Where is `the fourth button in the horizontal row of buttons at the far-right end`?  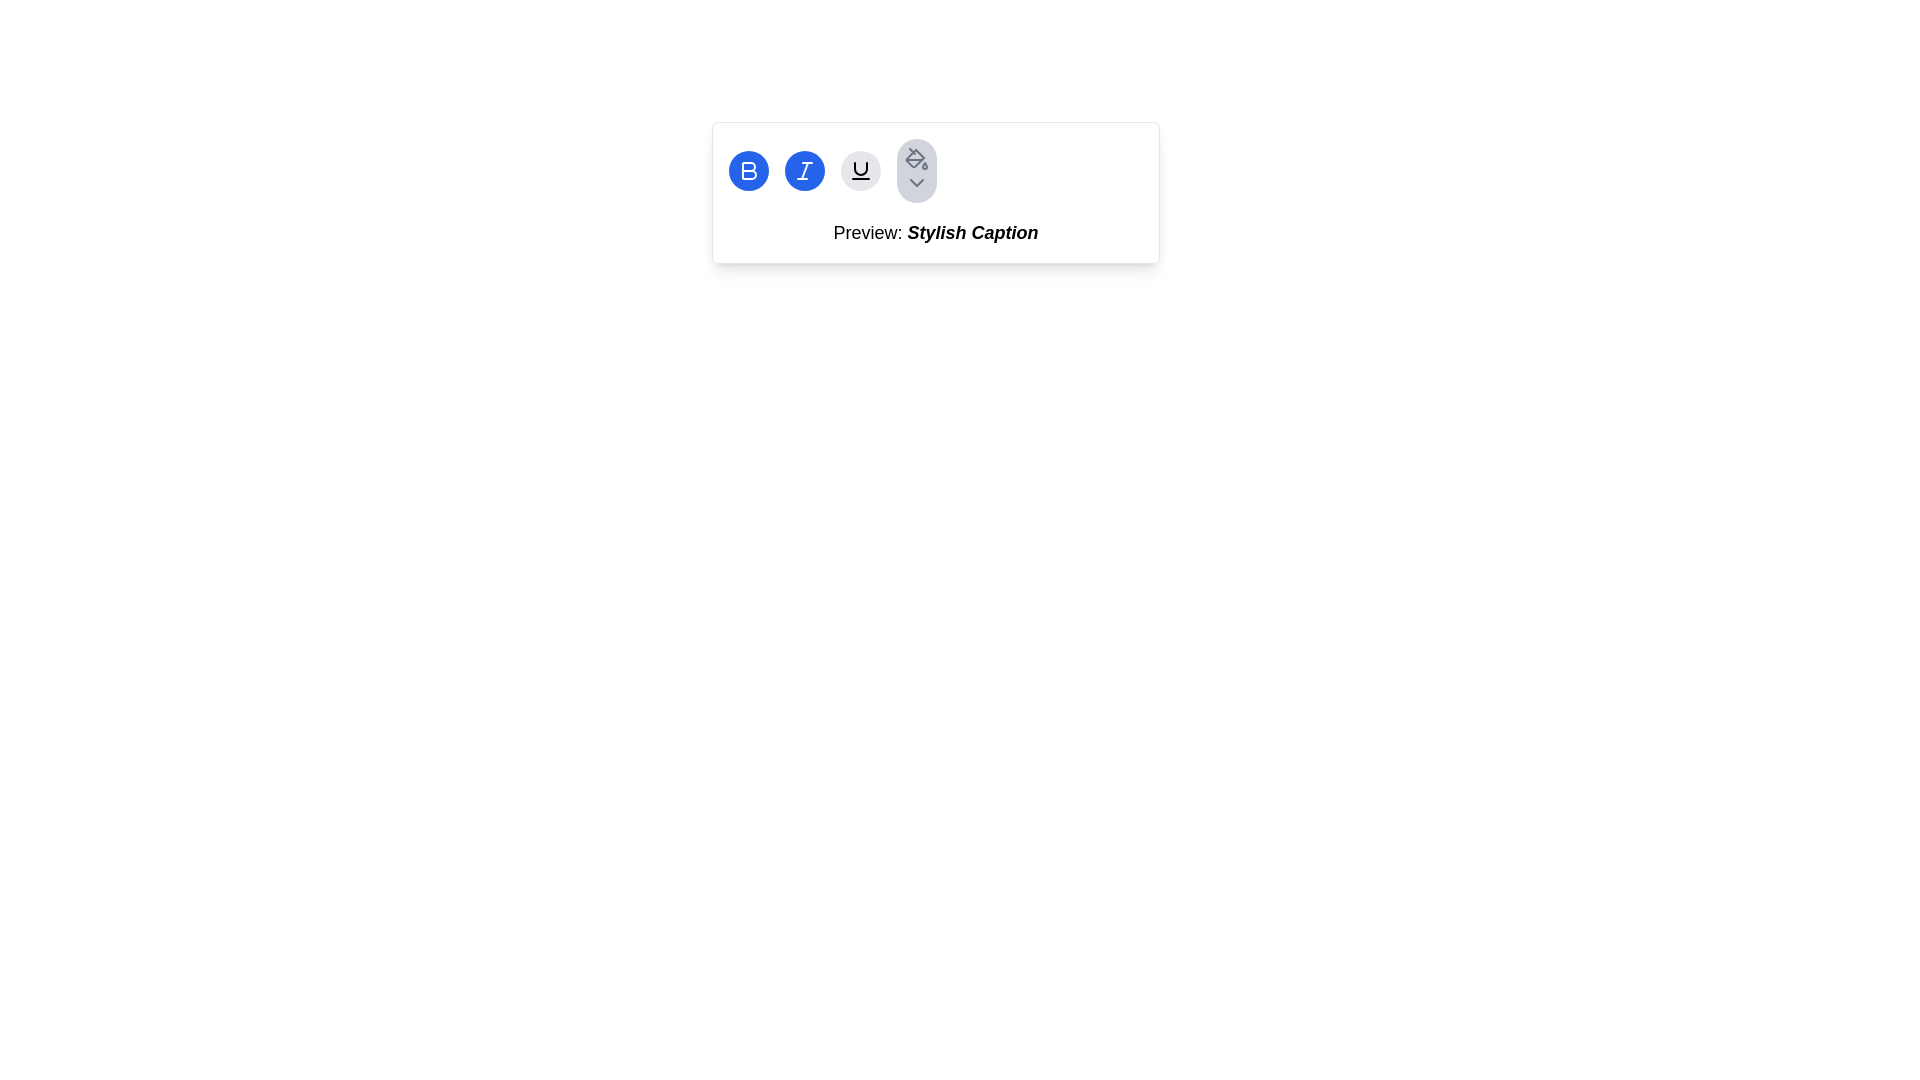
the fourth button in the horizontal row of buttons at the far-right end is located at coordinates (915, 169).